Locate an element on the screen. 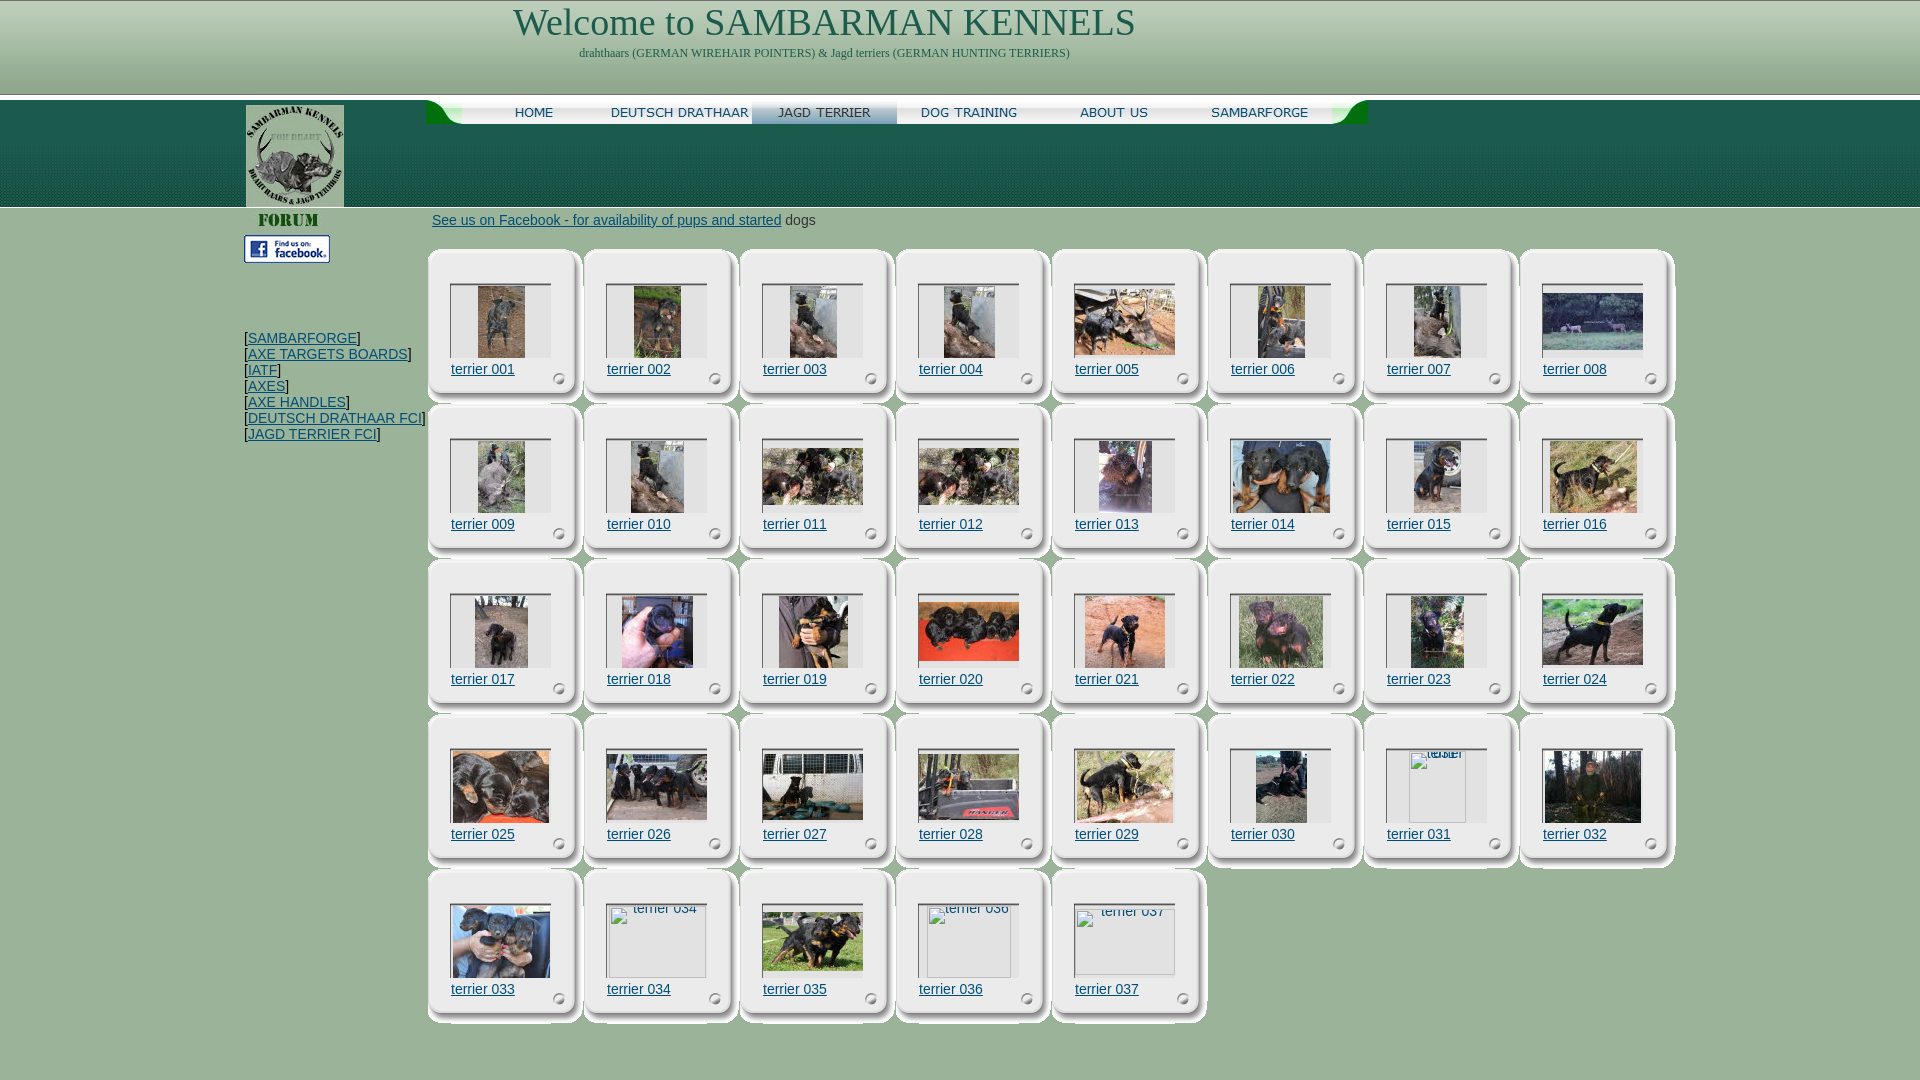 This screenshot has width=1920, height=1080. 'terrier 016' is located at coordinates (1573, 523).